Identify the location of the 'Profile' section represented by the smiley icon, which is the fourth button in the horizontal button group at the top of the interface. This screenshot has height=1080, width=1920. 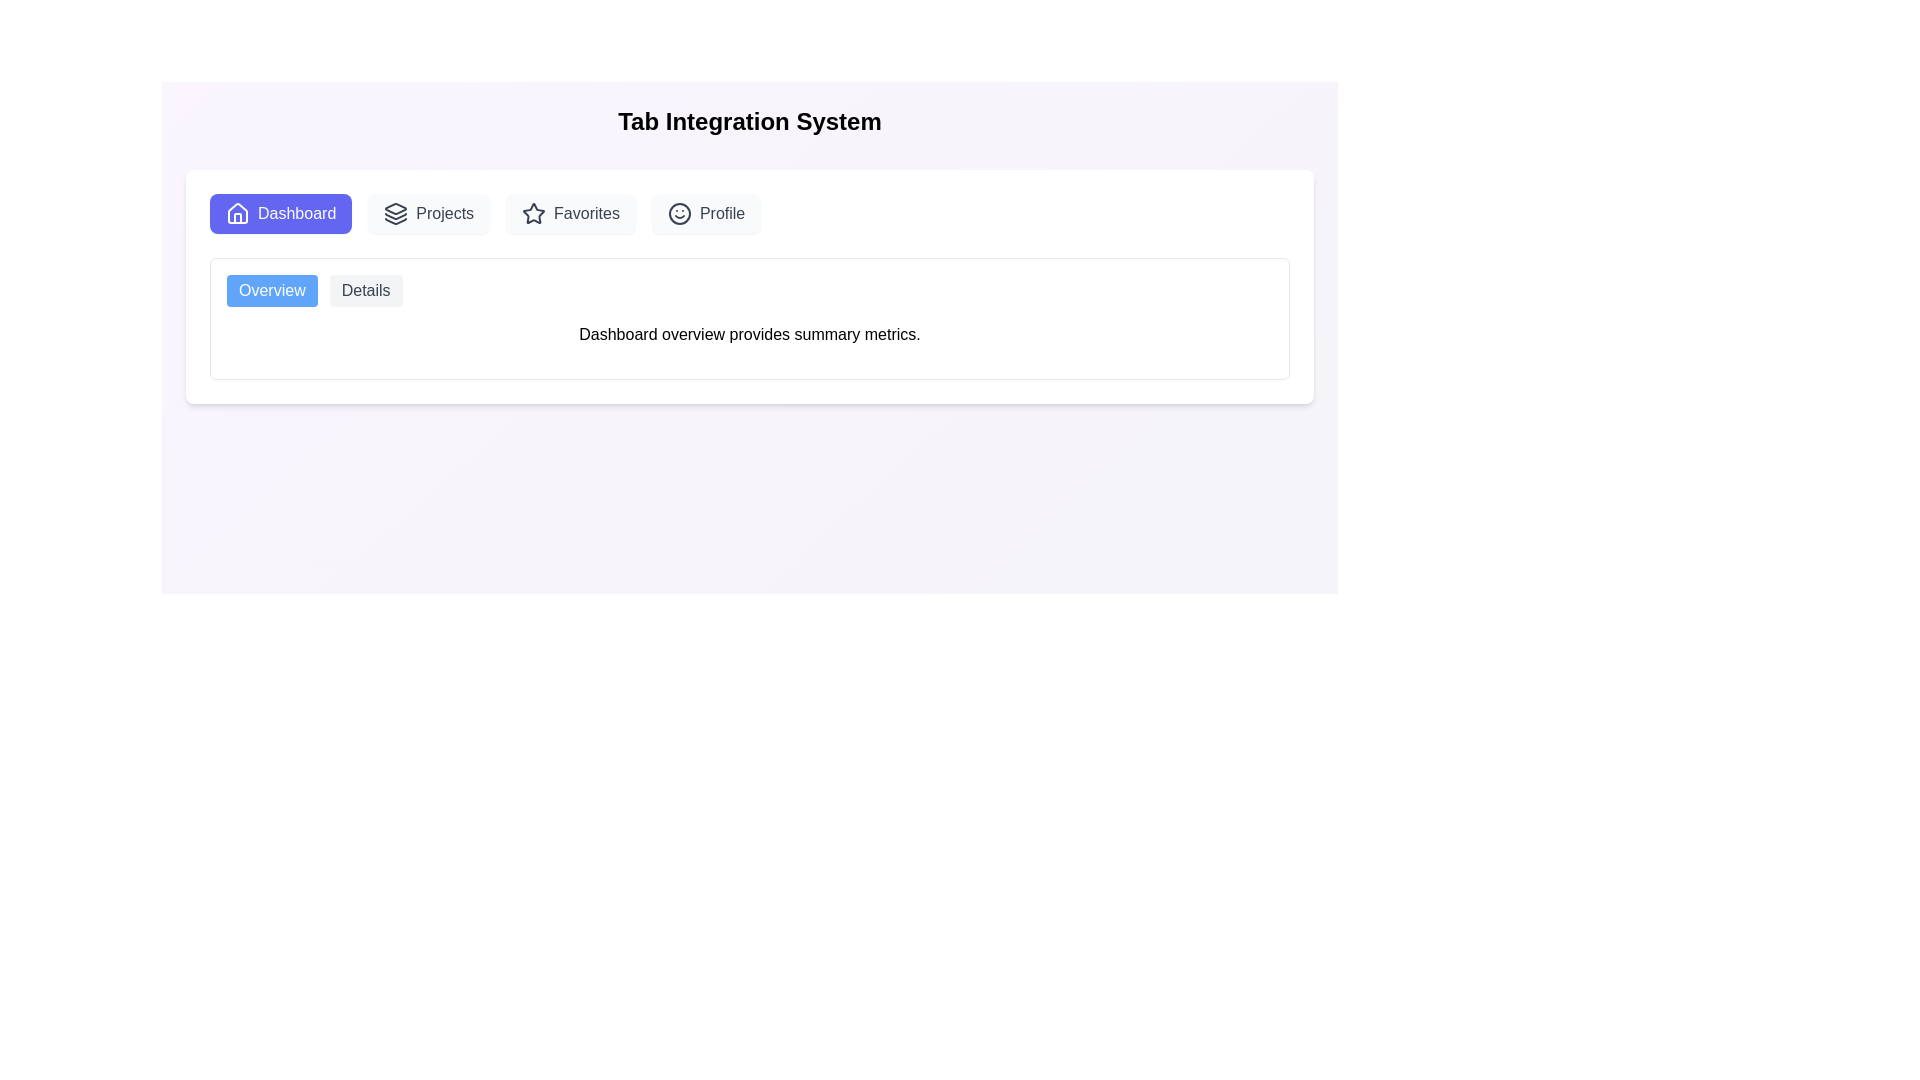
(679, 213).